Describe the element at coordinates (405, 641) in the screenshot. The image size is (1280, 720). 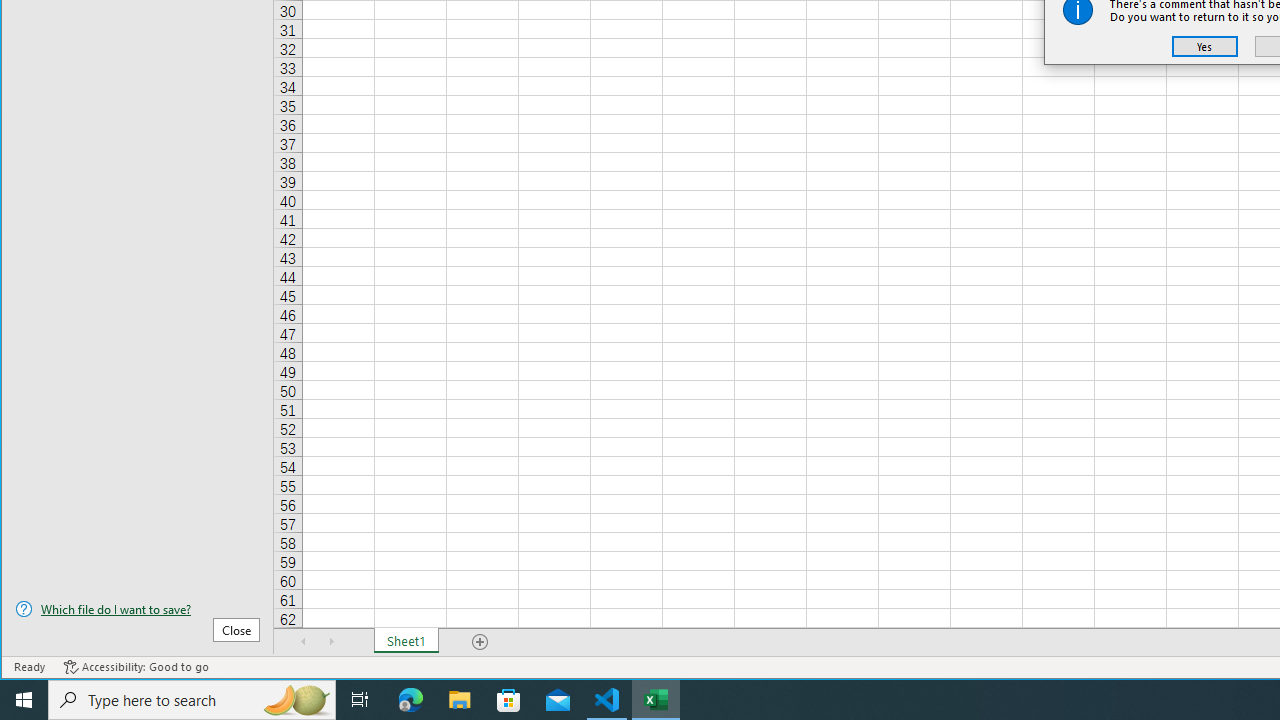
I see `'Sheet1'` at that location.